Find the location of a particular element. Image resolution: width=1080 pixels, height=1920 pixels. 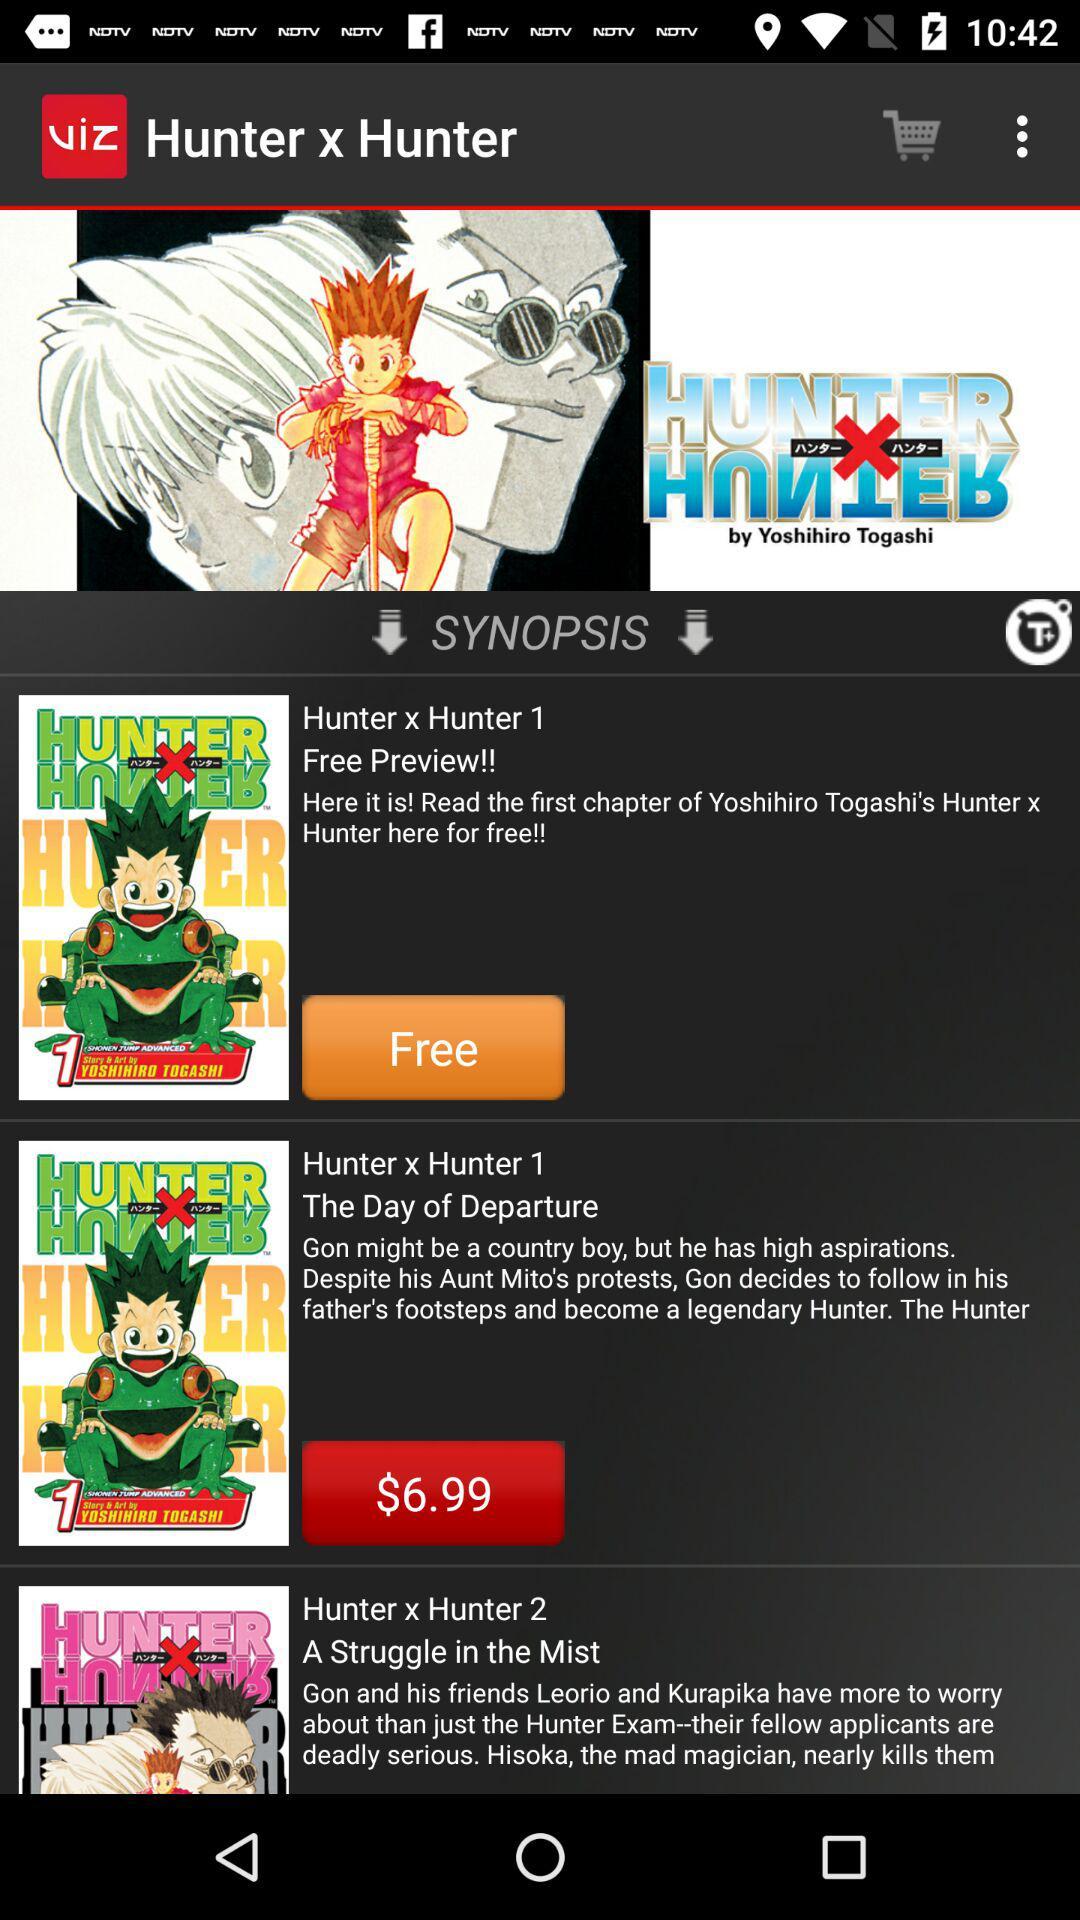

gon might be item is located at coordinates (680, 1276).